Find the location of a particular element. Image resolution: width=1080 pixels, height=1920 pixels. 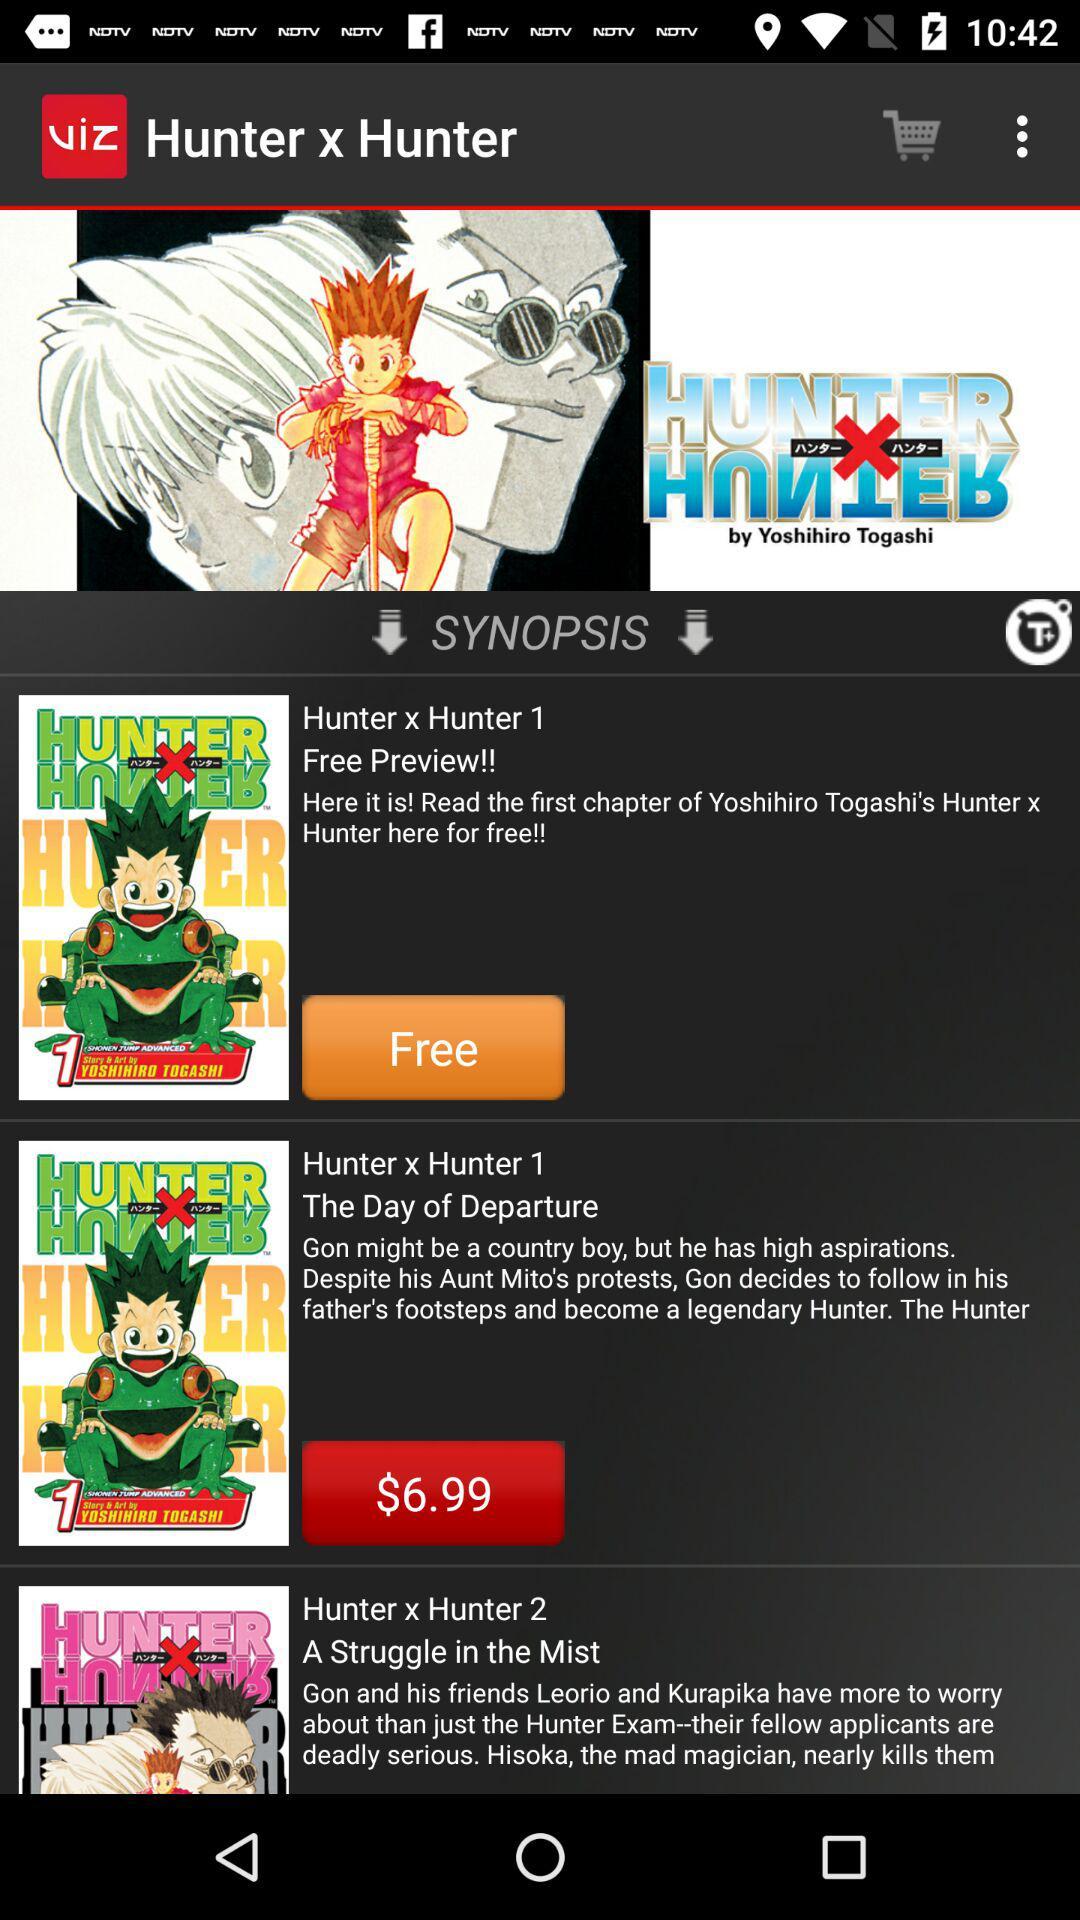

gon might be item is located at coordinates (680, 1276).